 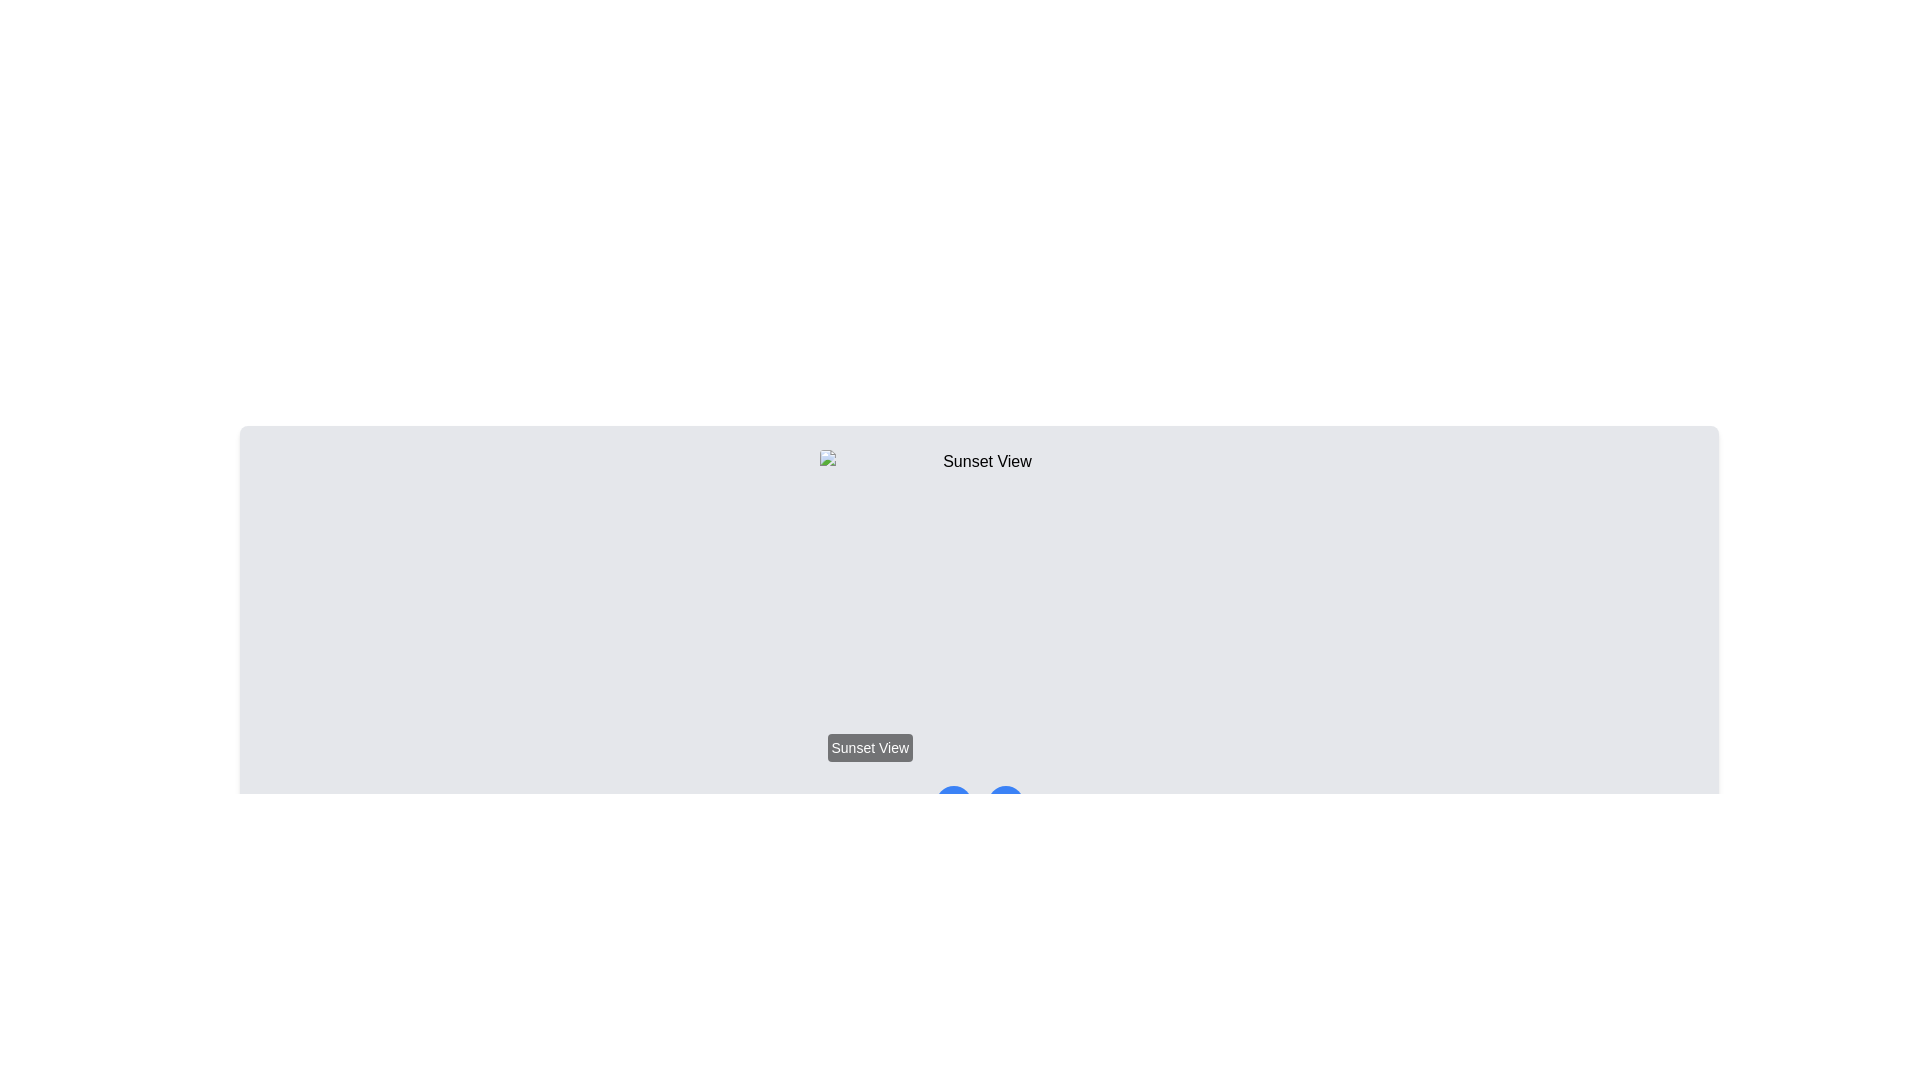 What do you see at coordinates (952, 802) in the screenshot?
I see `the circular blue button with a left-pointing white arrow at its center` at bounding box center [952, 802].